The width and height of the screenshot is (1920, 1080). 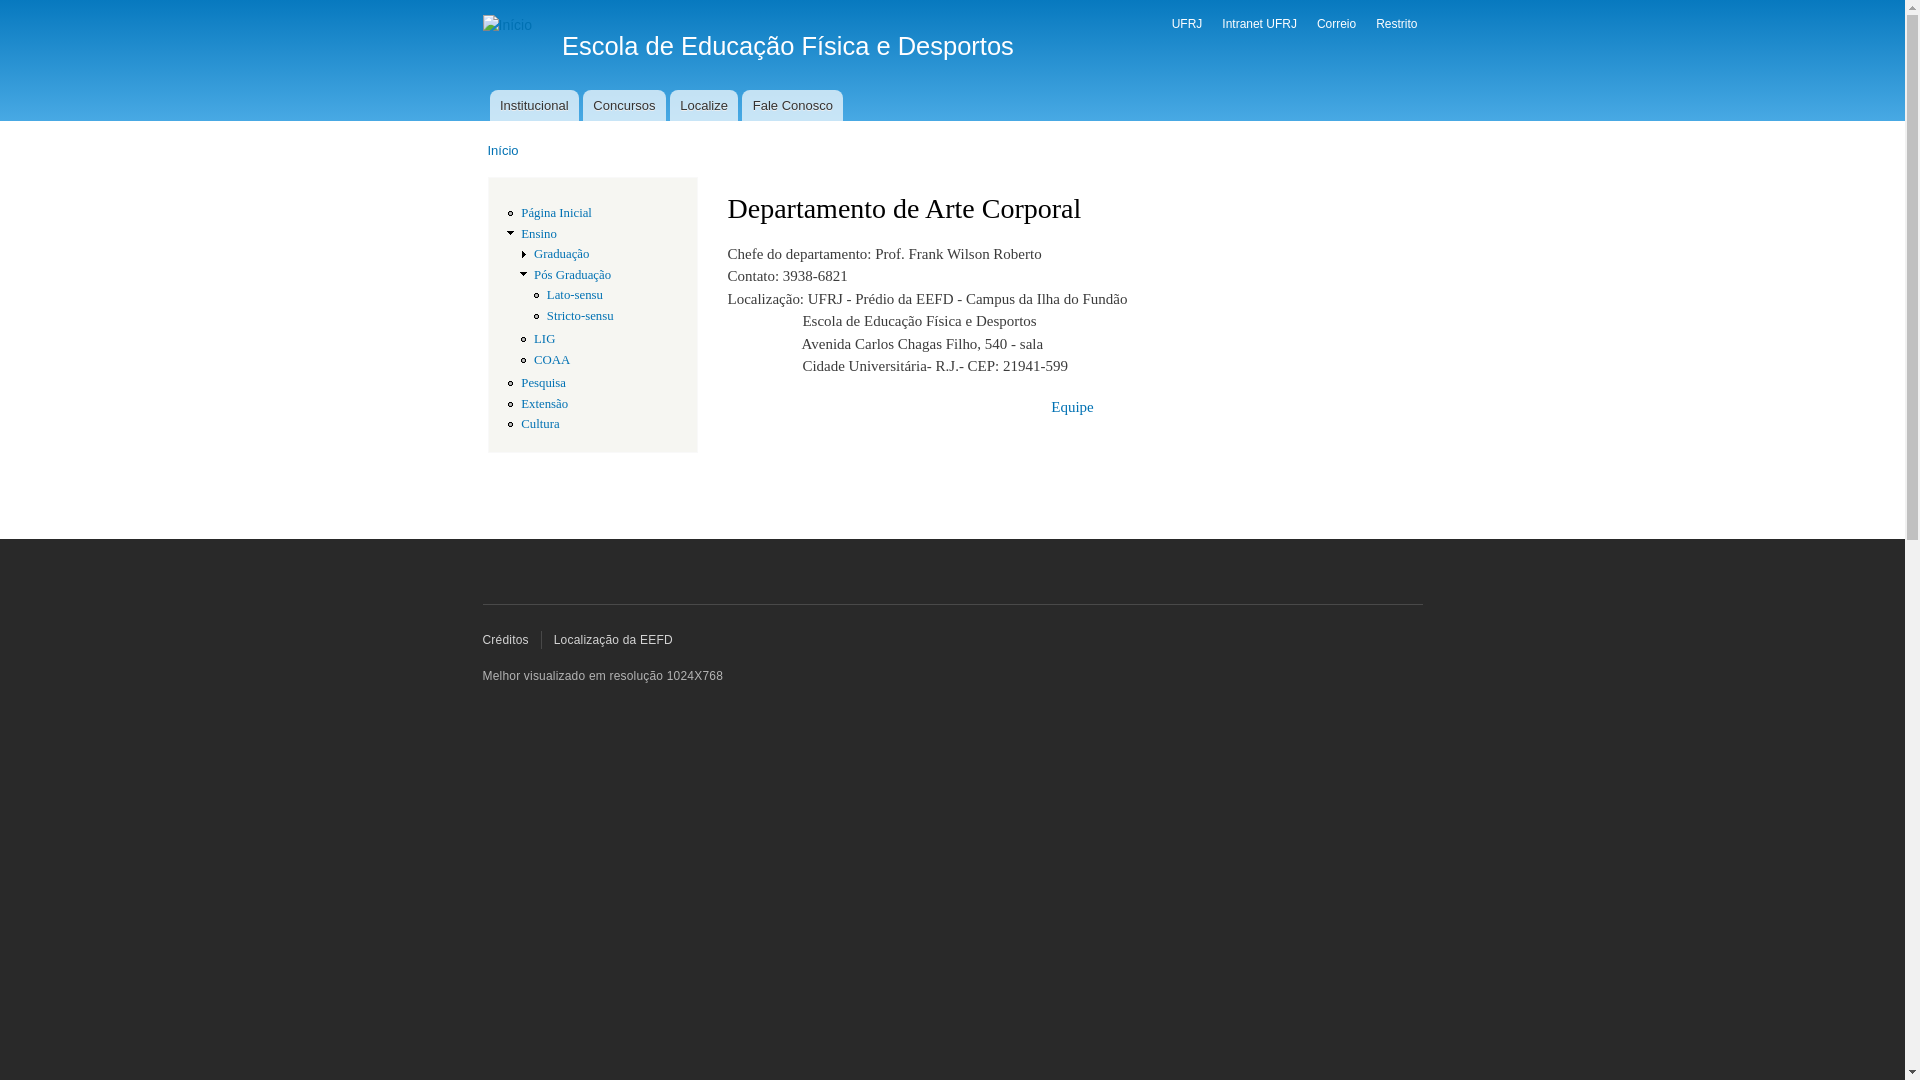 I want to click on 'Localize', so click(x=704, y=105).